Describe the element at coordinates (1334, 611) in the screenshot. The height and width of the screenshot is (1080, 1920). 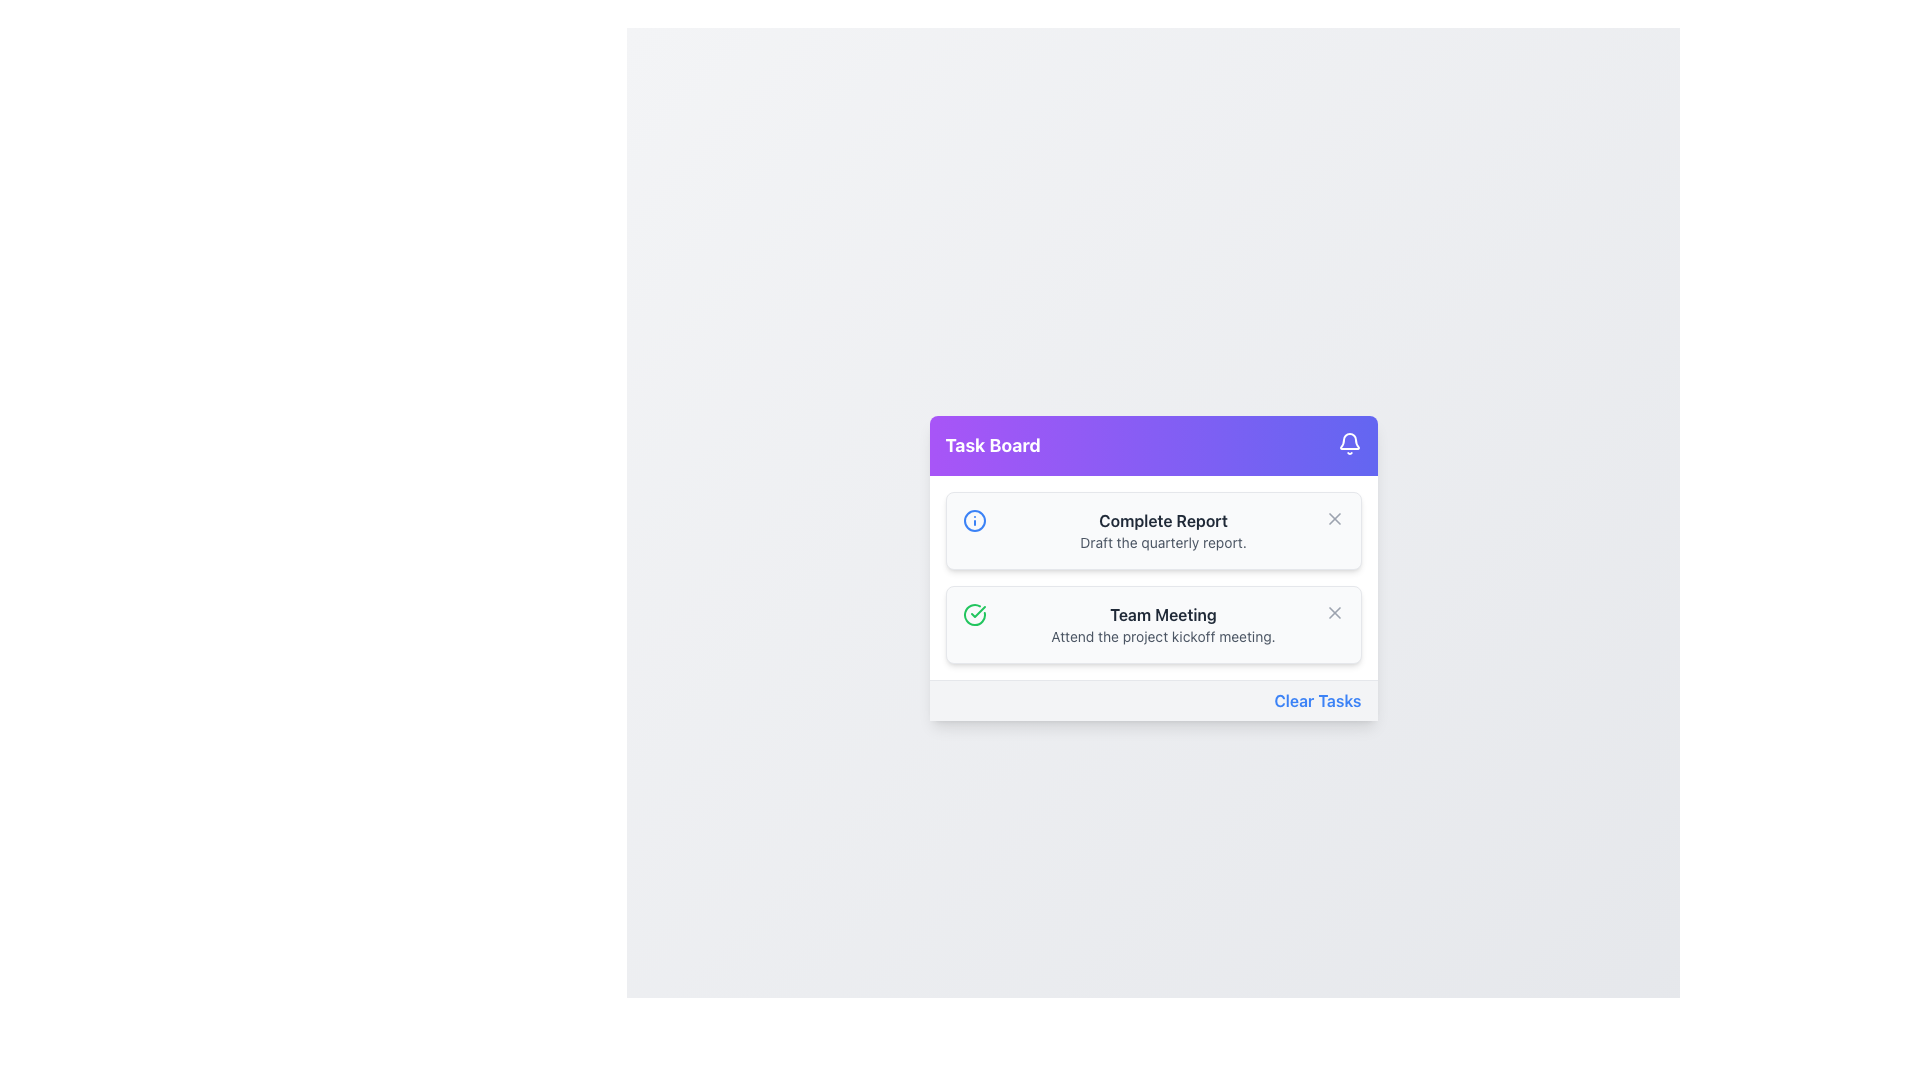
I see `the Close or Remove icon (an 'X' shape) next to the 'Complete Report - Draft the quarterly report' task` at that location.